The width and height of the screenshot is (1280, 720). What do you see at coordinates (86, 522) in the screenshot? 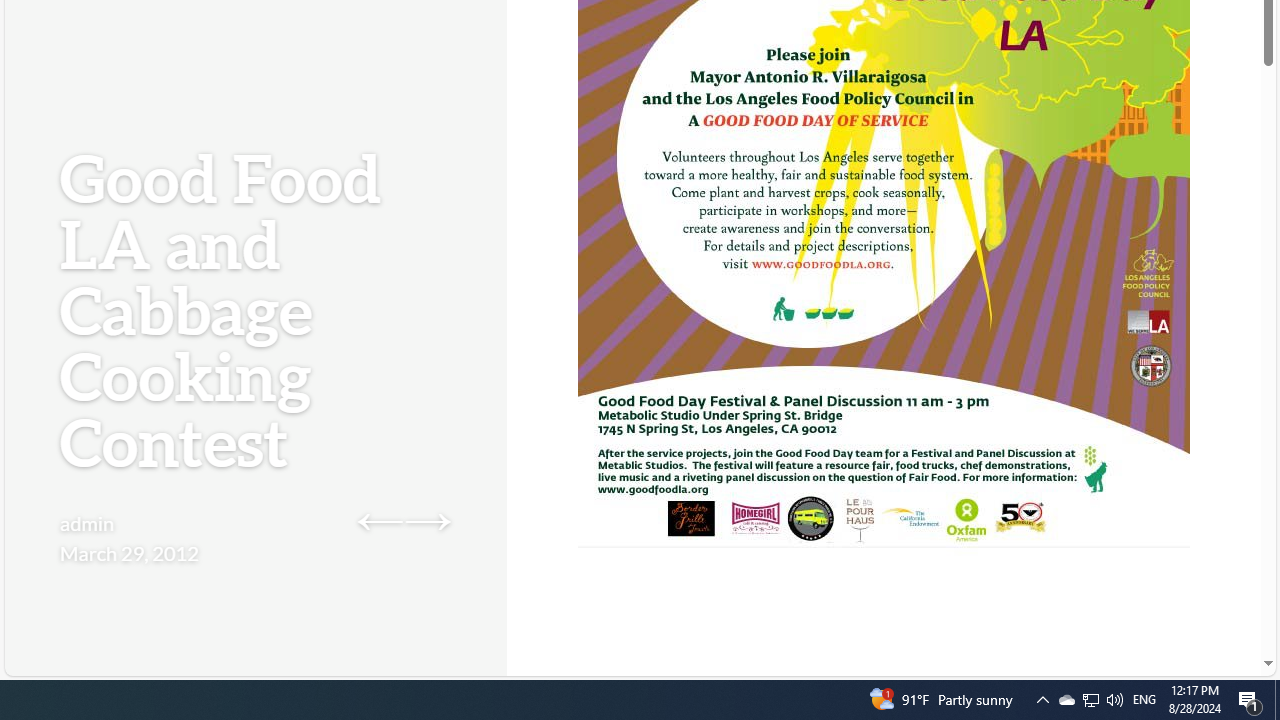
I see `'admin'` at bounding box center [86, 522].